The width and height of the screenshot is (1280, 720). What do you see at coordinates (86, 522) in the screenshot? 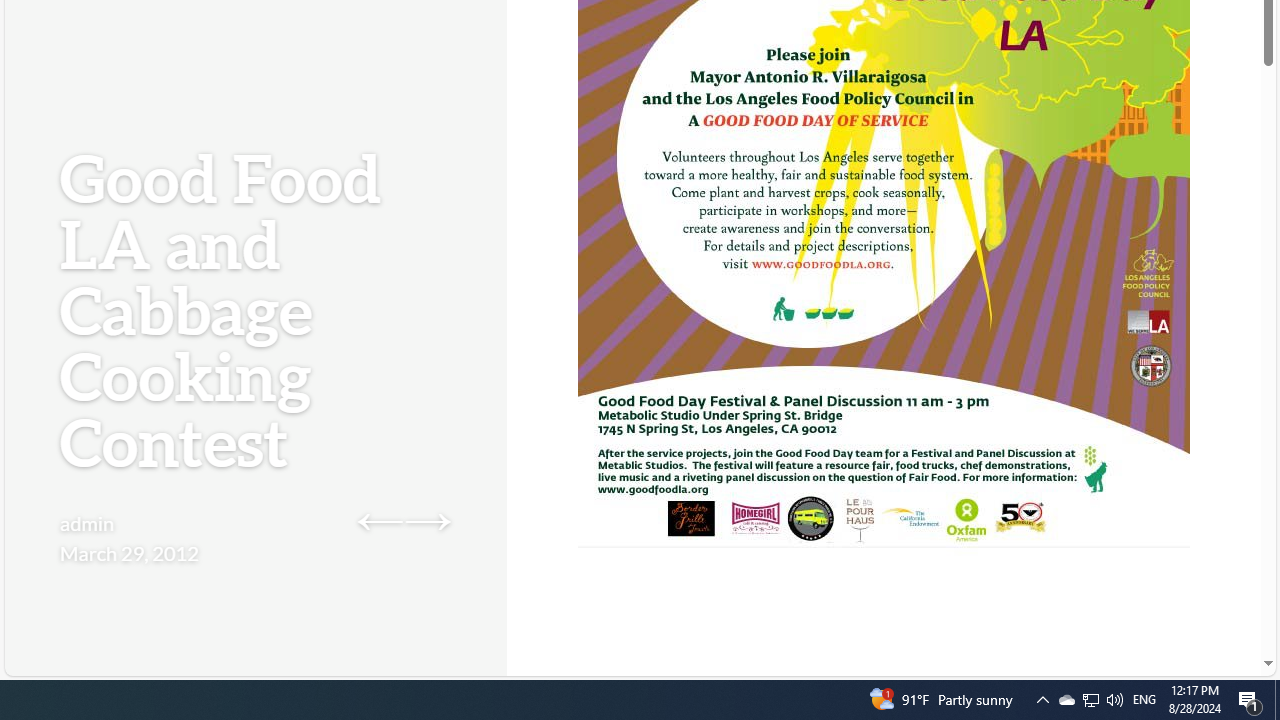
I see `'admin'` at bounding box center [86, 522].